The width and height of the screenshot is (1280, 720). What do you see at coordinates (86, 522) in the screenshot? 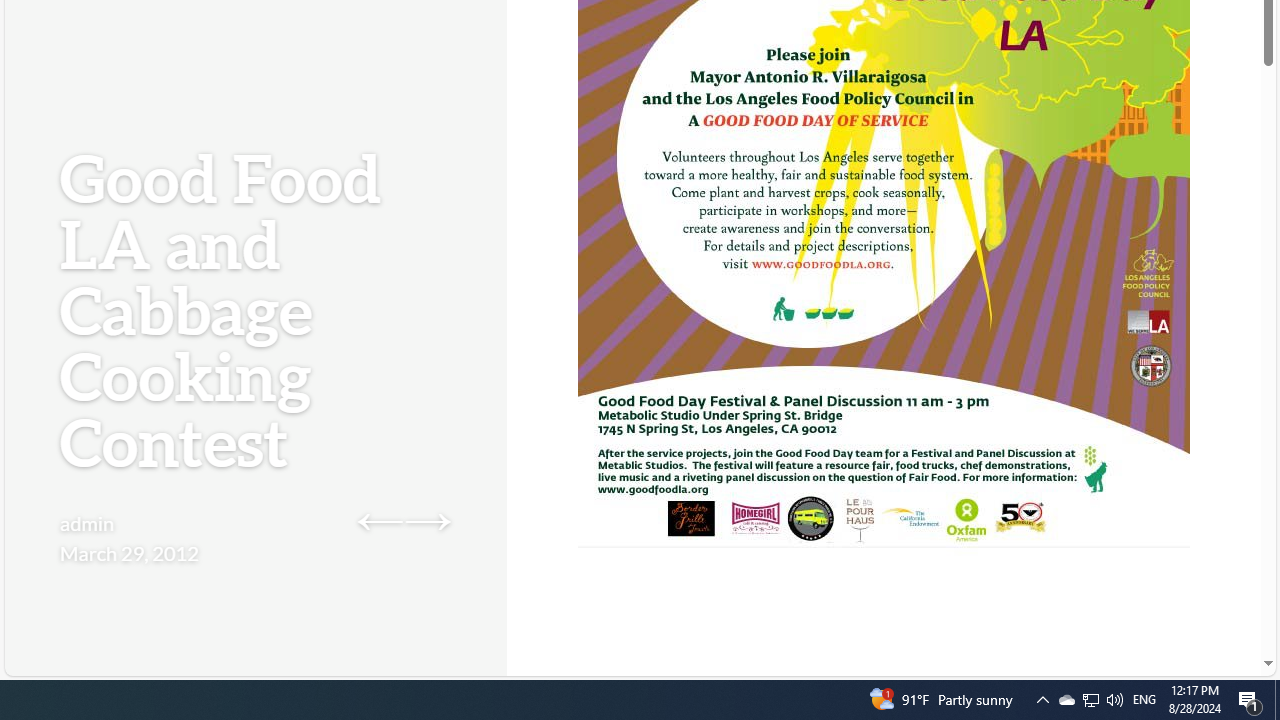
I see `'admin'` at bounding box center [86, 522].